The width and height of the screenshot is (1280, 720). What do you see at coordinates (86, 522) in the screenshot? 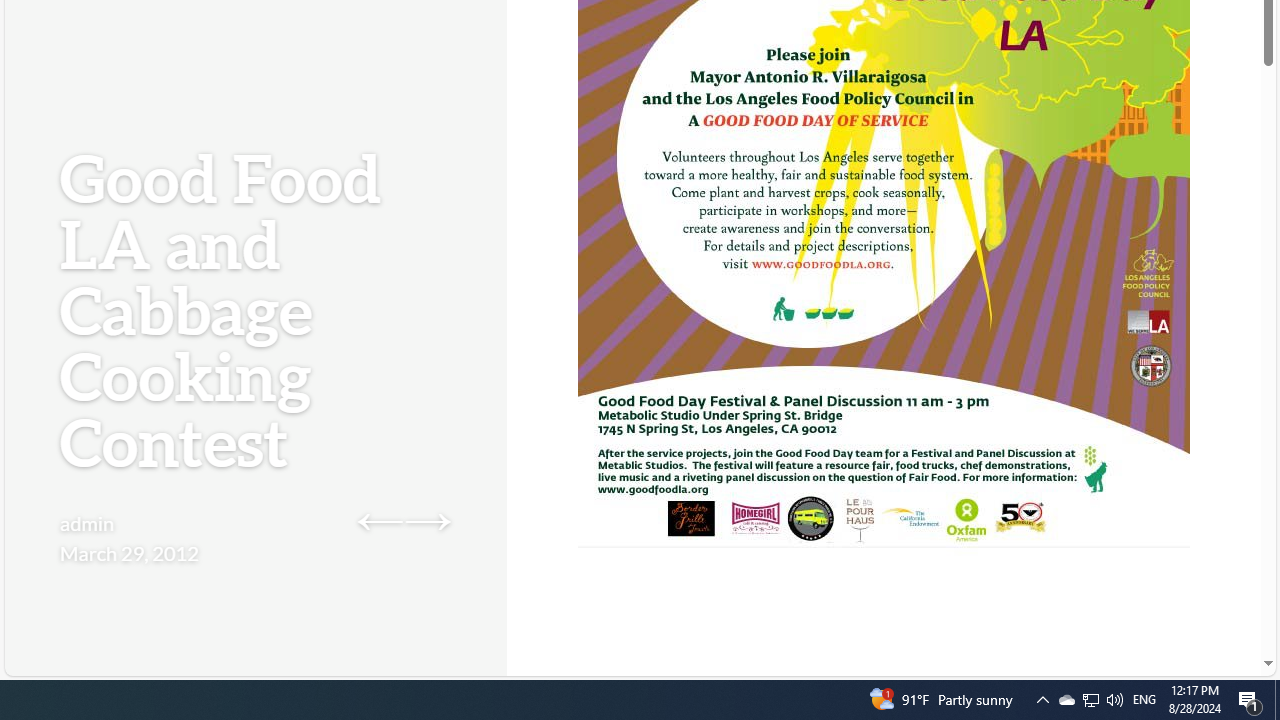
I see `'admin'` at bounding box center [86, 522].